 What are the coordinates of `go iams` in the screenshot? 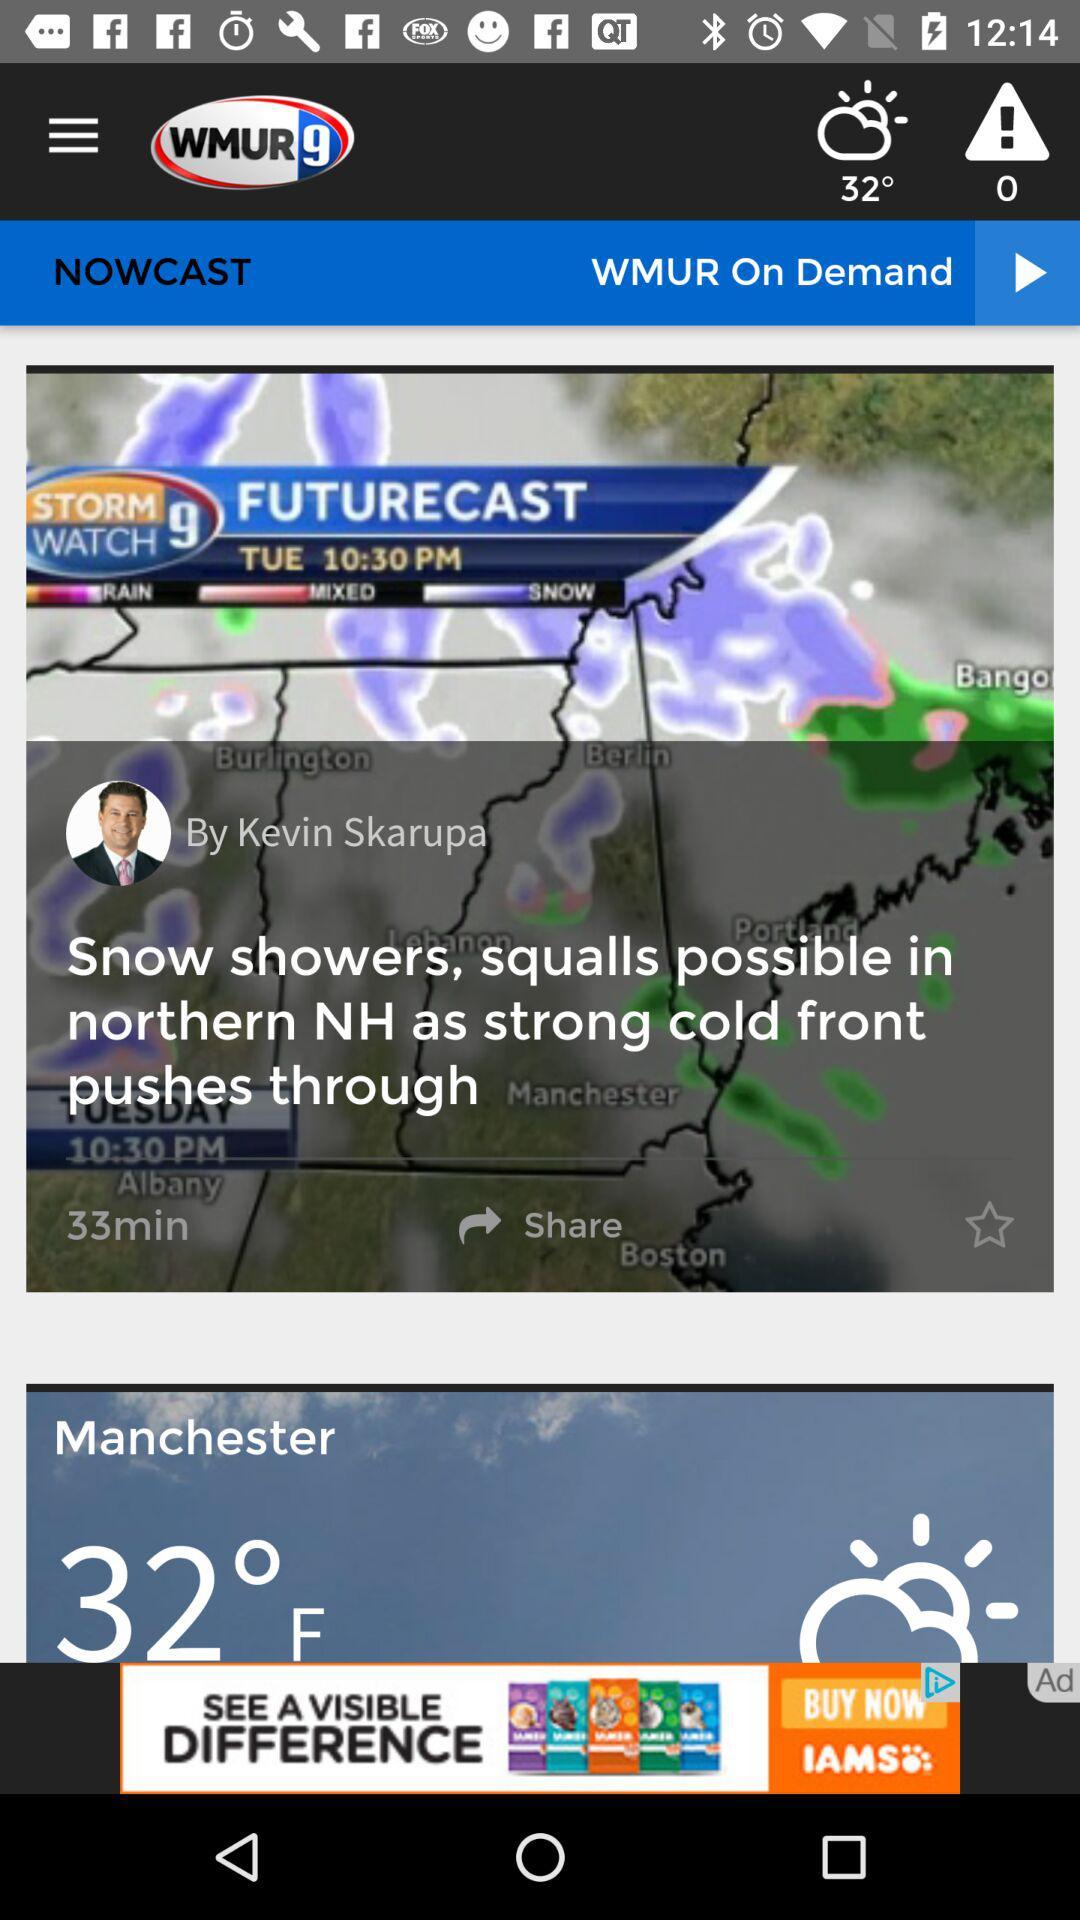 It's located at (540, 1727).